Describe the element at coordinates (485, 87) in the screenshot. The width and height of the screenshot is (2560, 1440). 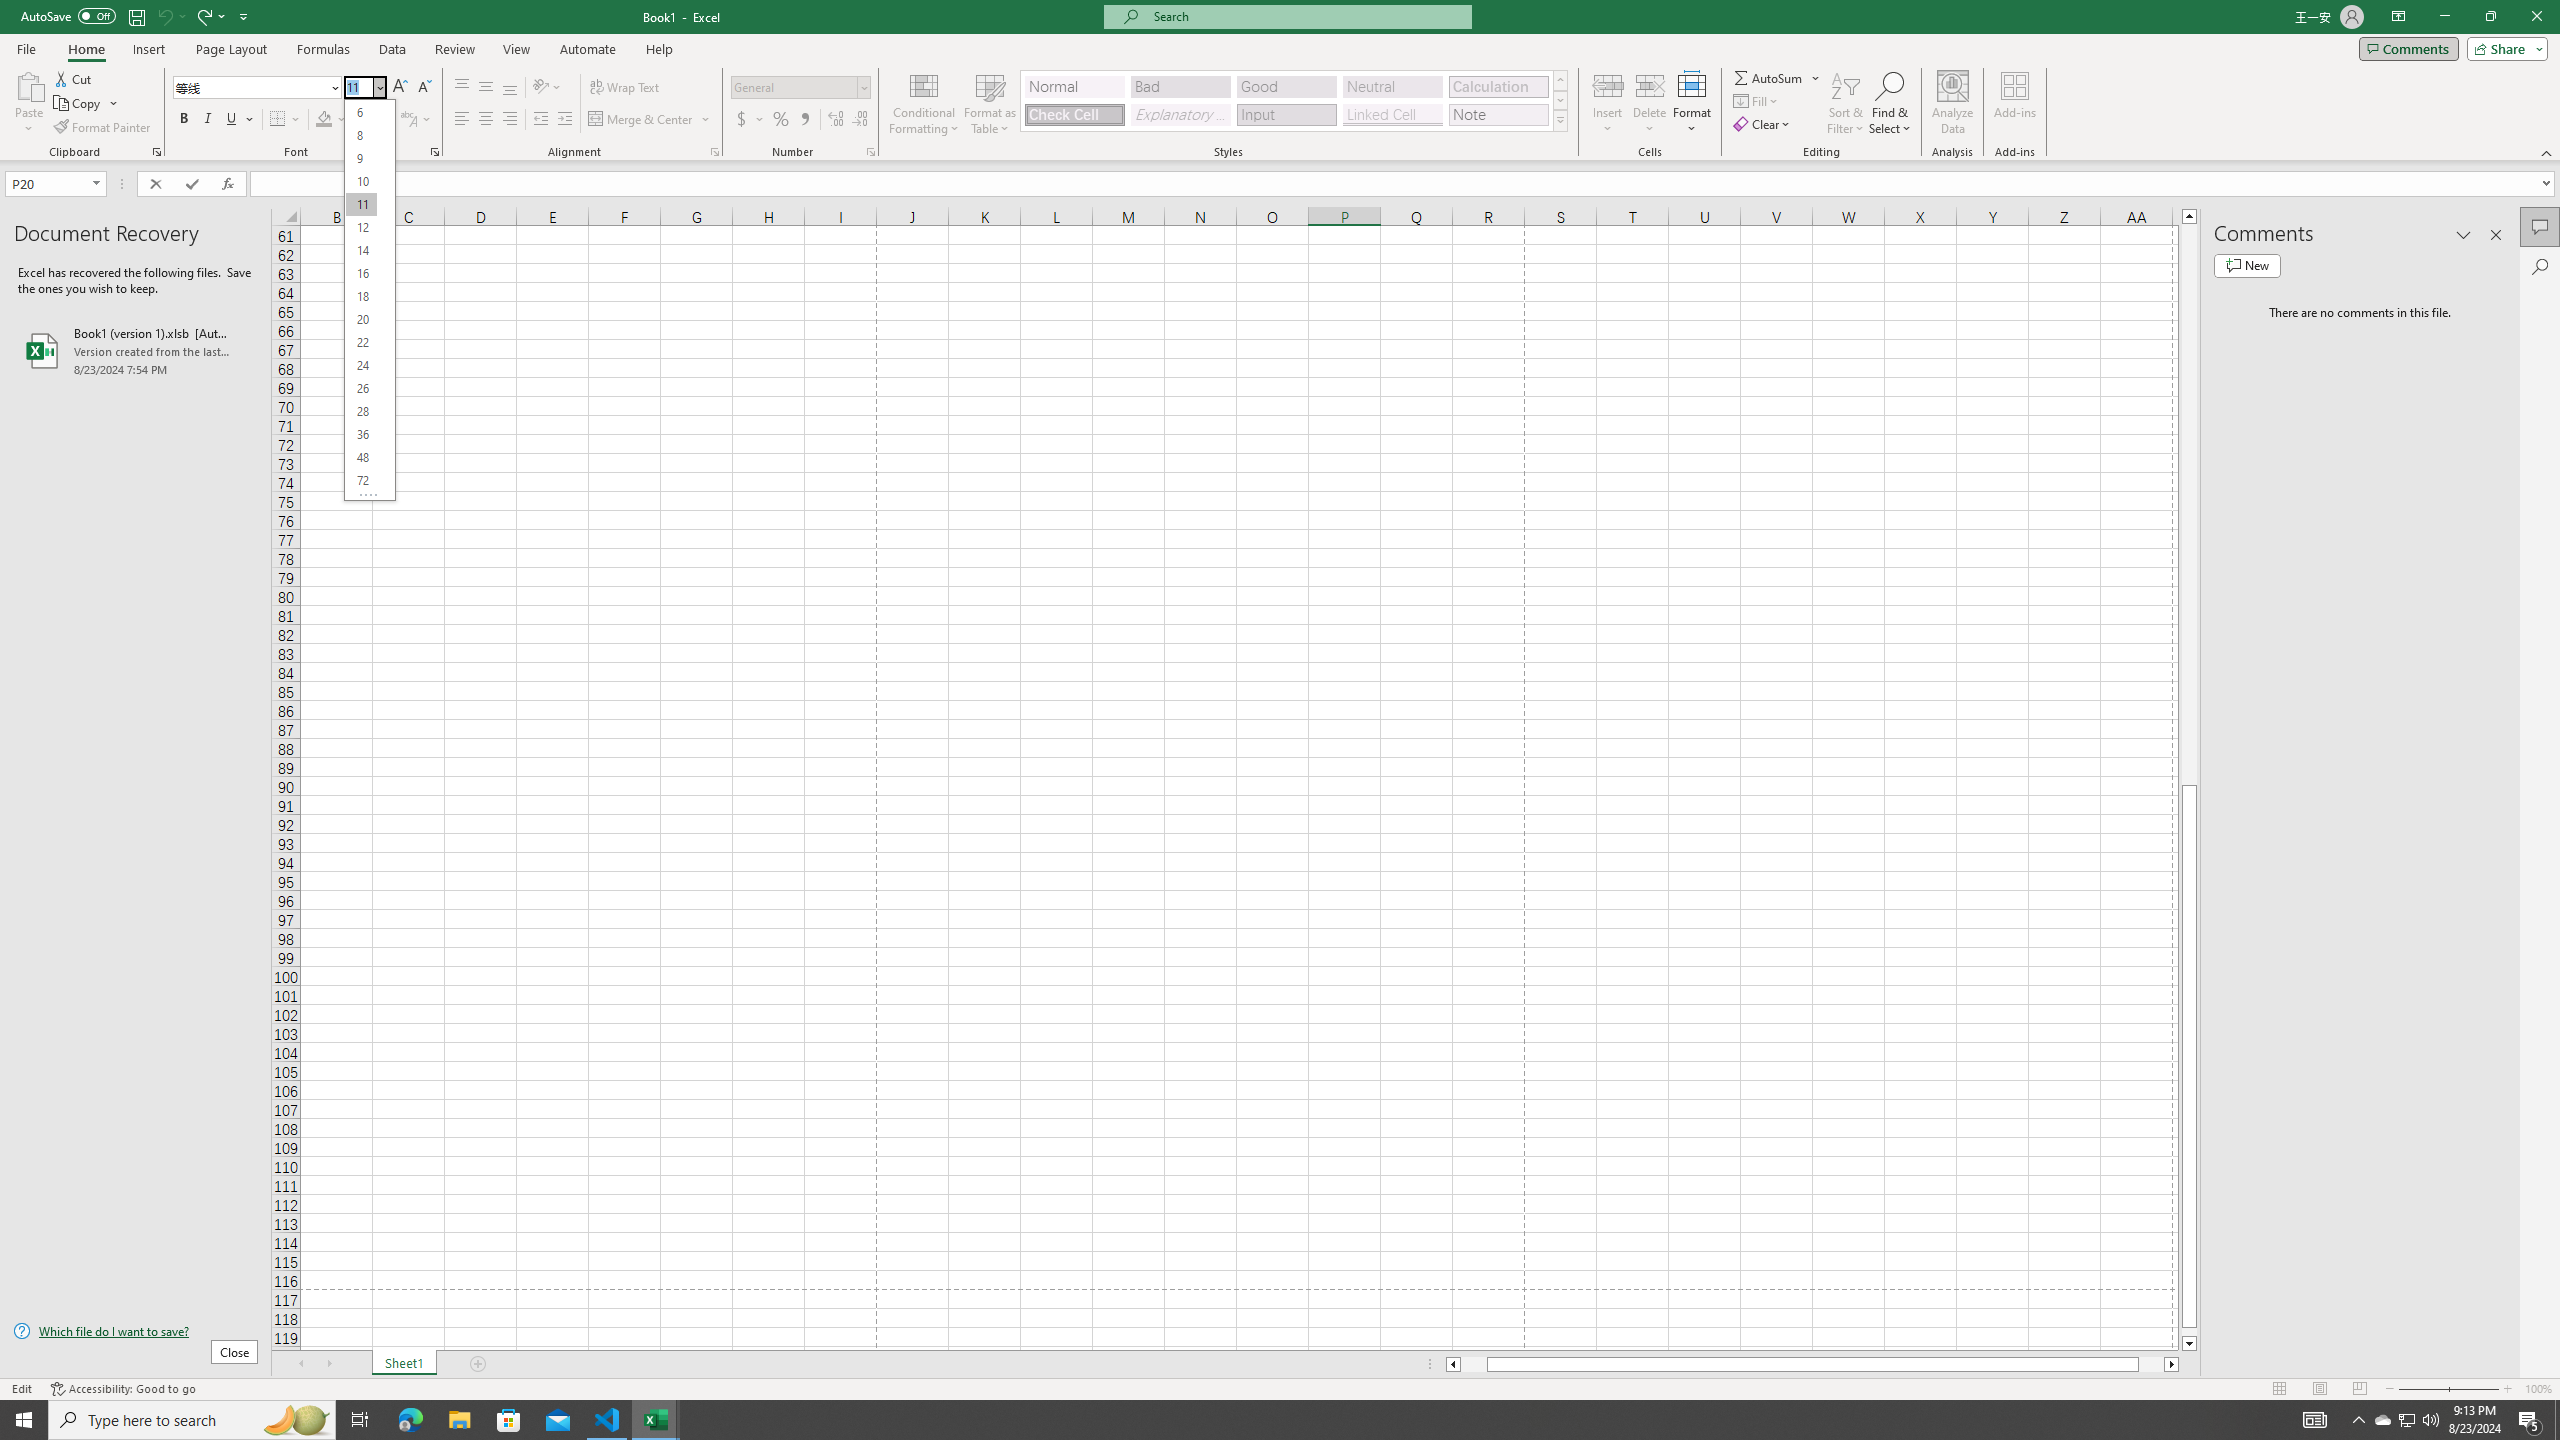
I see `'Middle Align'` at that location.